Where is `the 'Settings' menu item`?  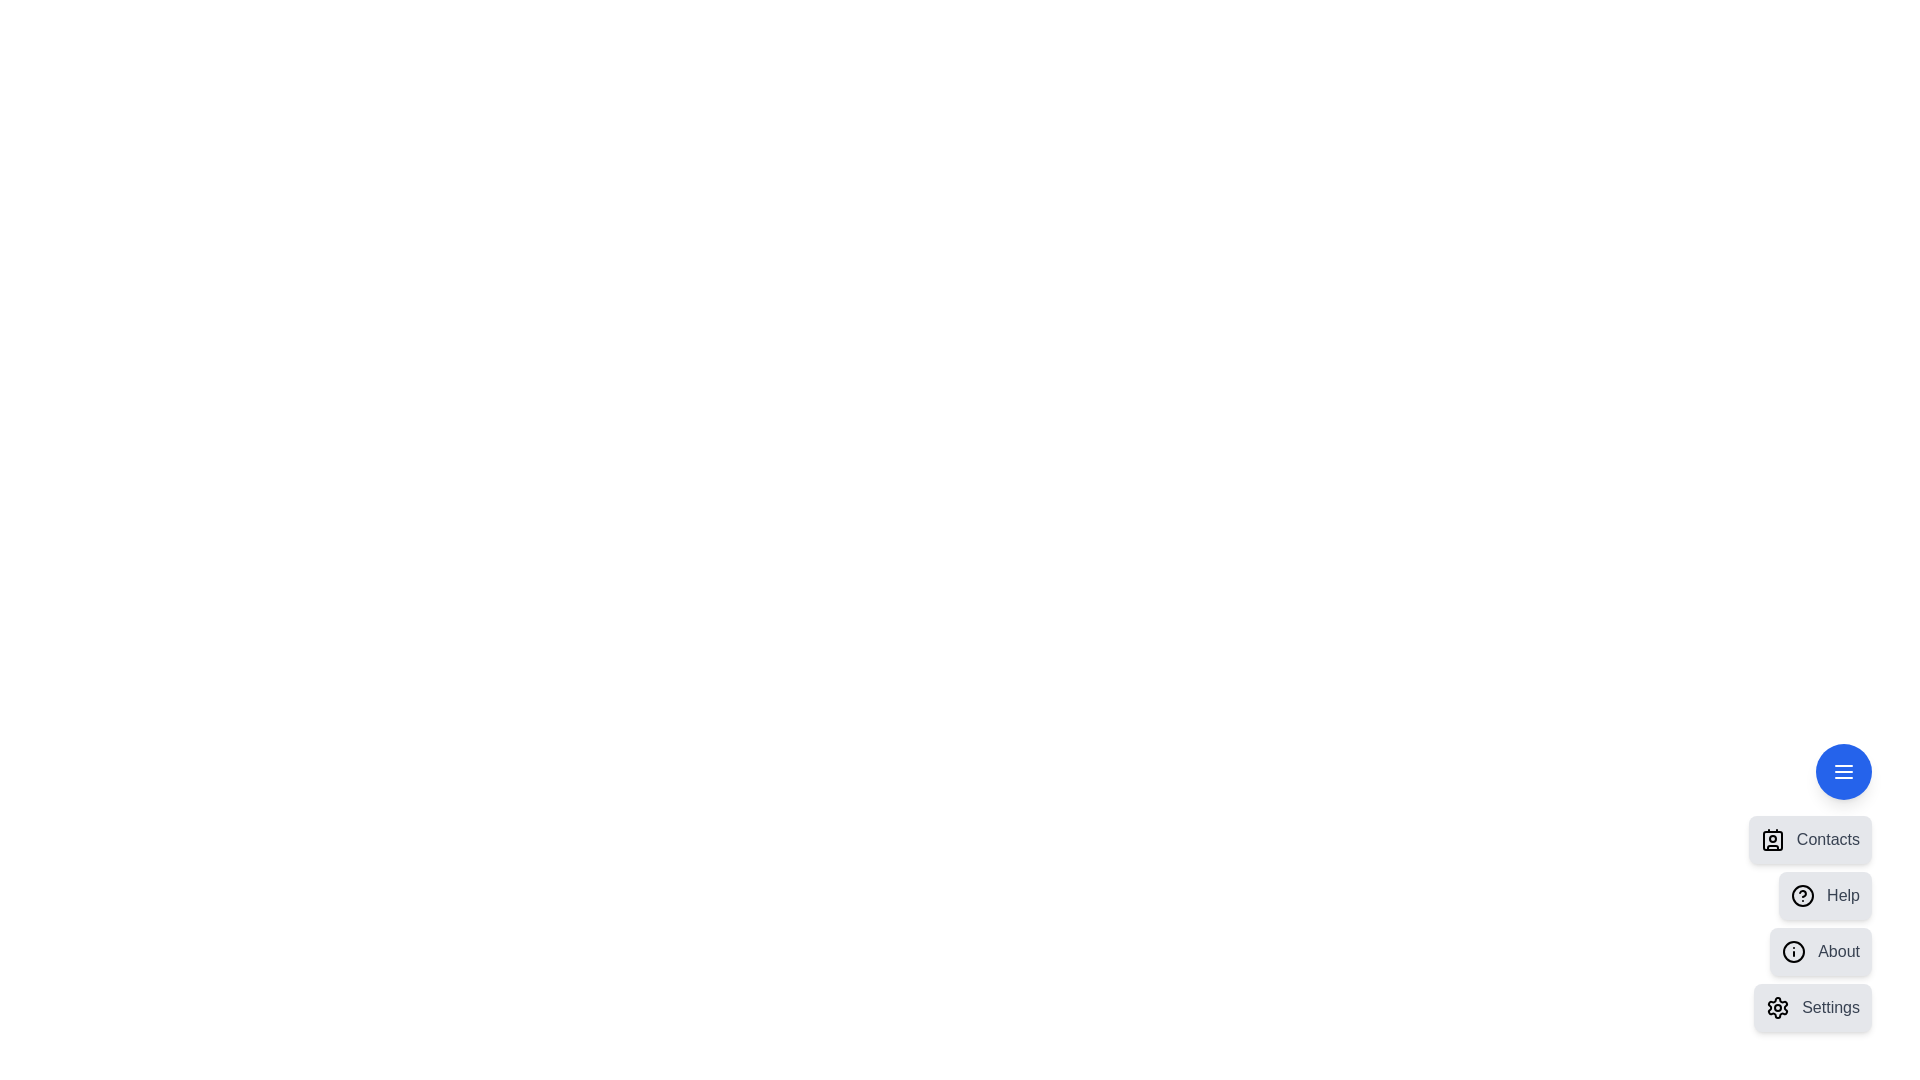 the 'Settings' menu item is located at coordinates (1813, 1007).